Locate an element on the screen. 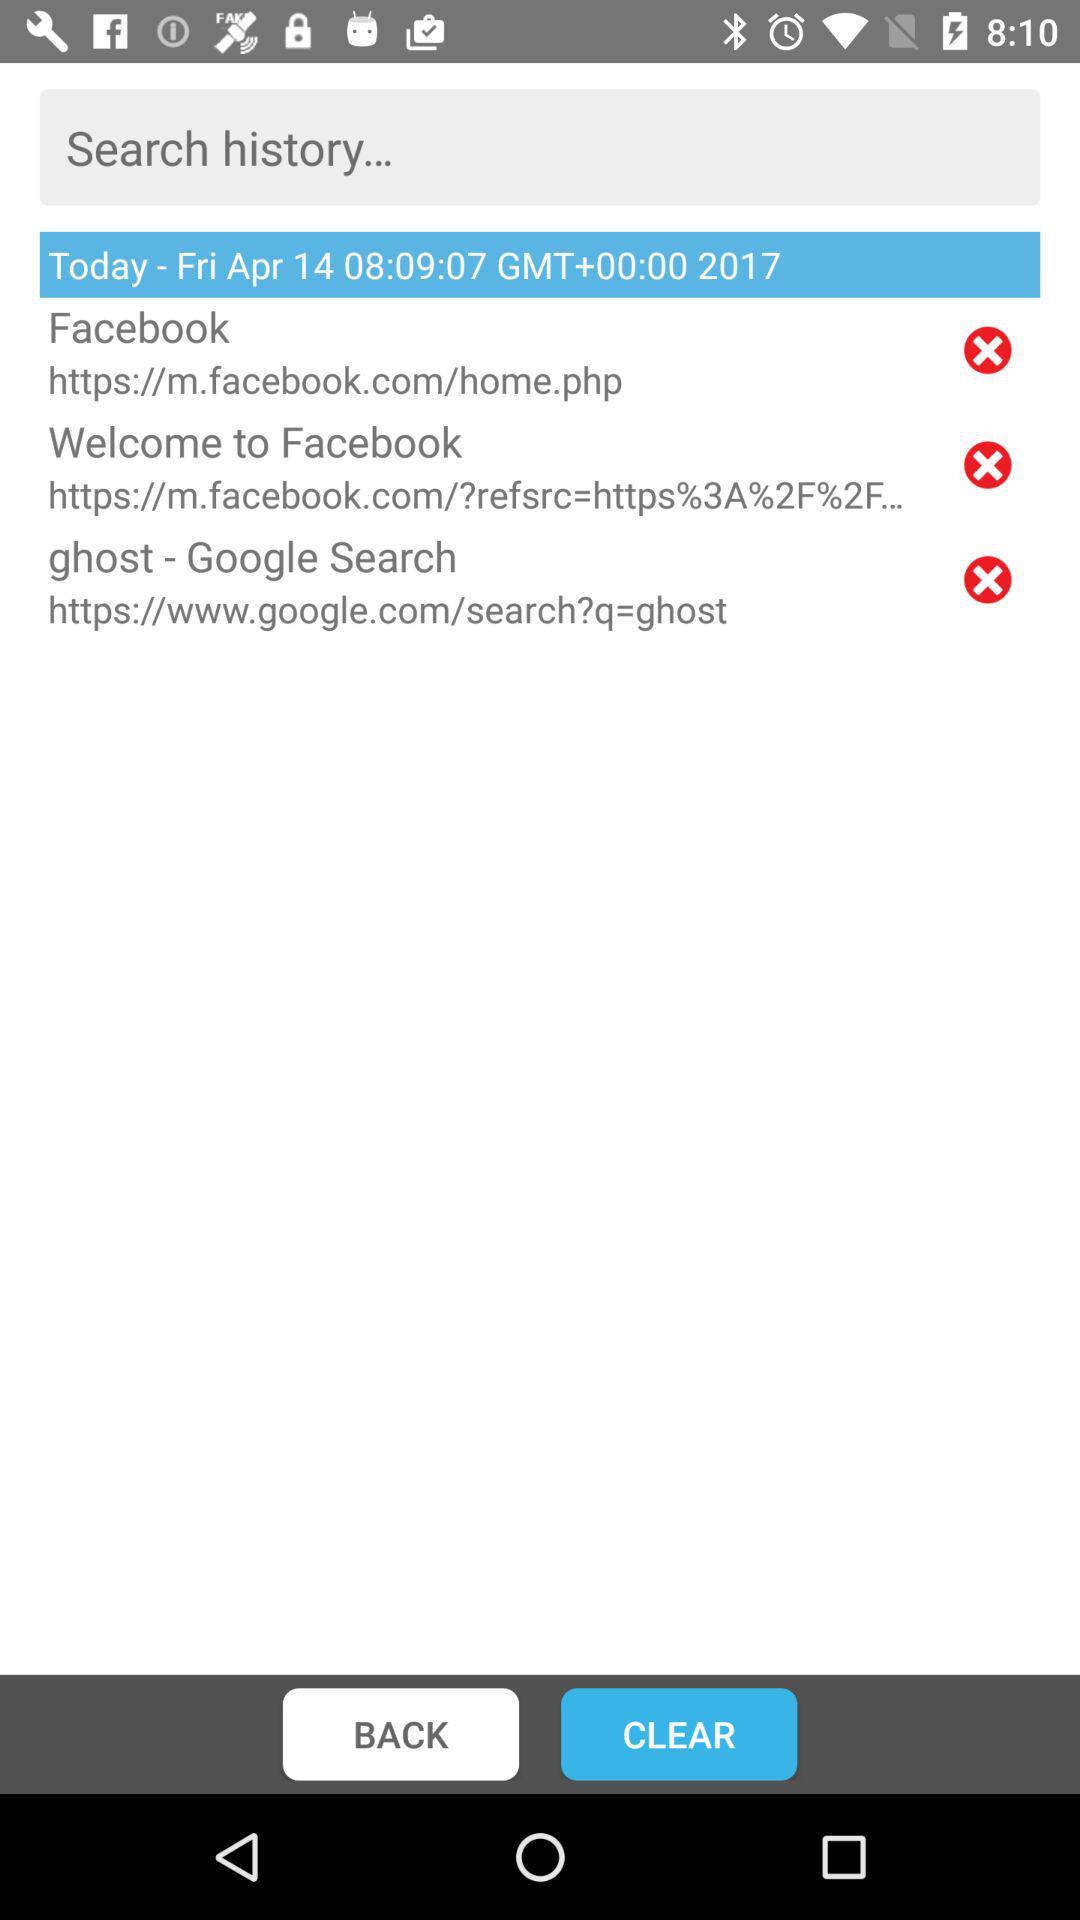 The image size is (1080, 1920). icon to the left of clear is located at coordinates (400, 1733).